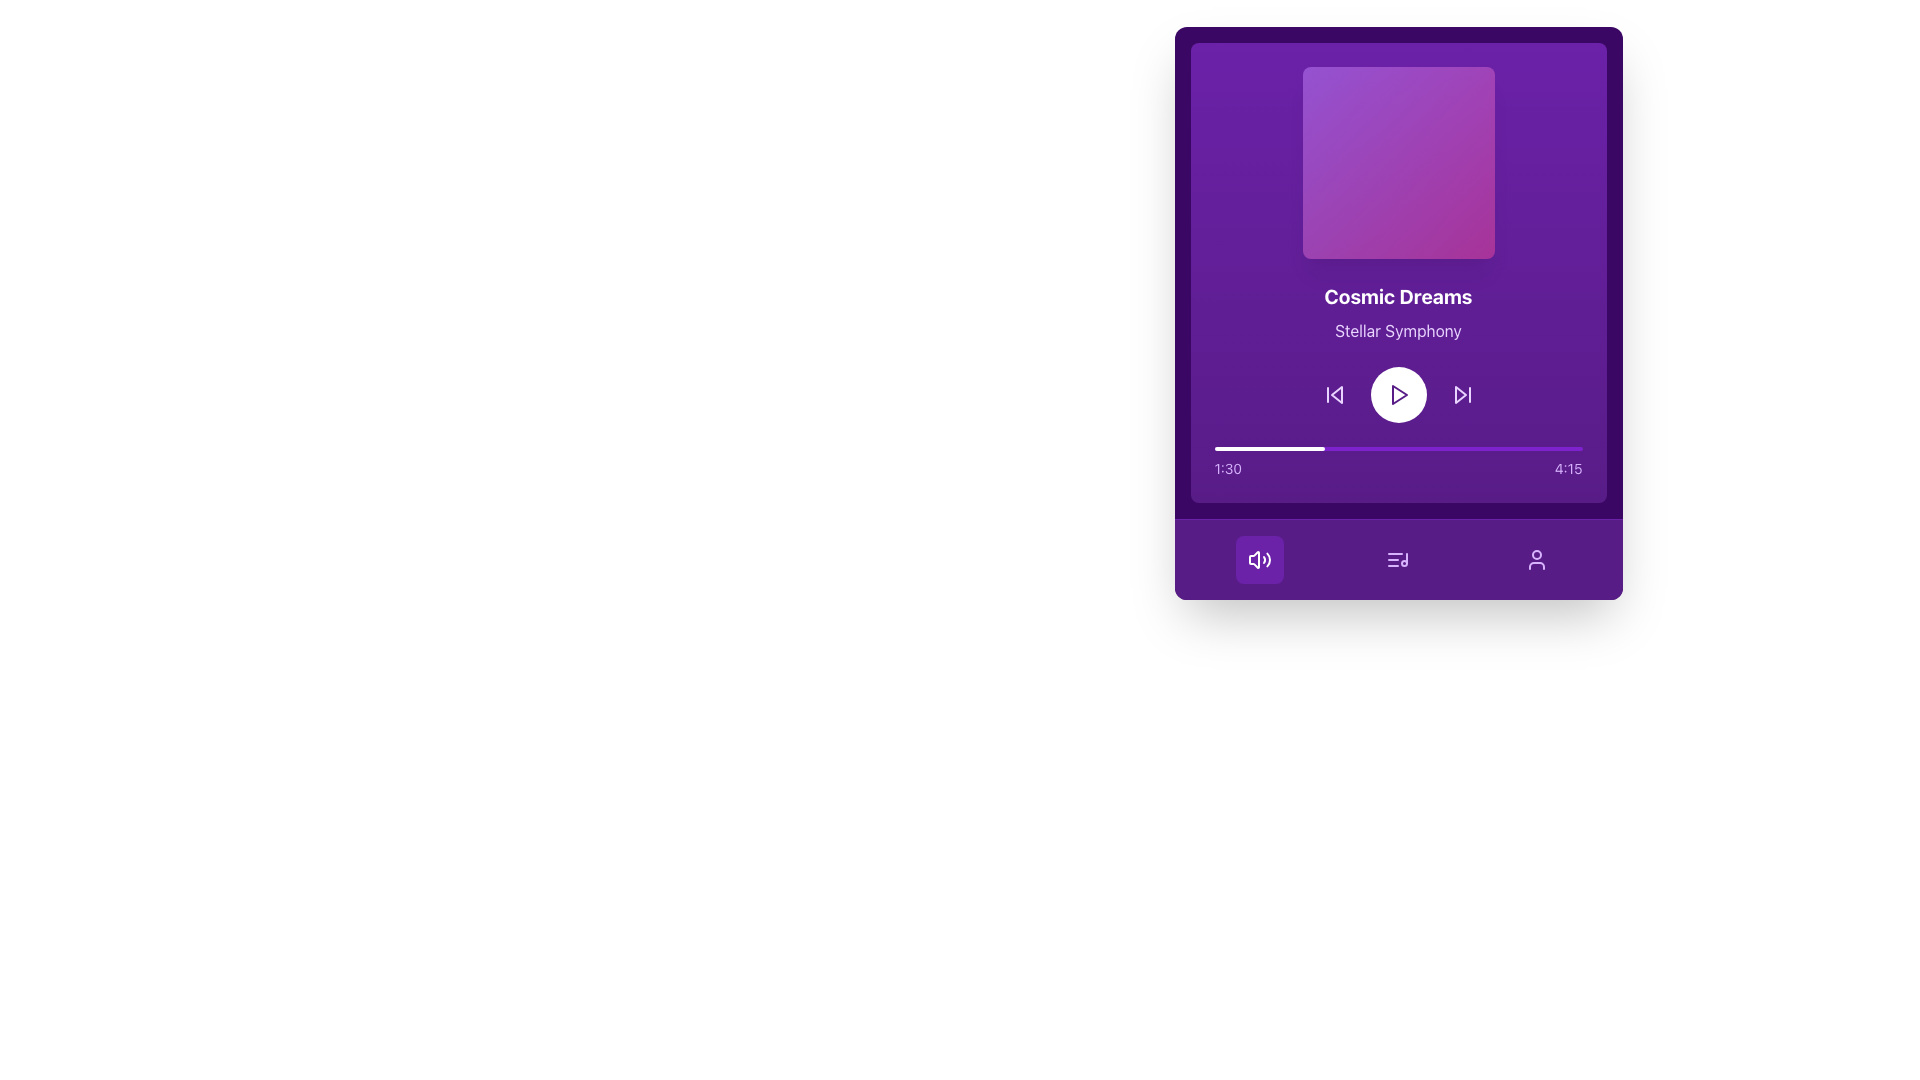  What do you see at coordinates (1460, 394) in the screenshot?
I see `the small triangular shape button segment, which is part of the skip forward functionality in the media player interface` at bounding box center [1460, 394].